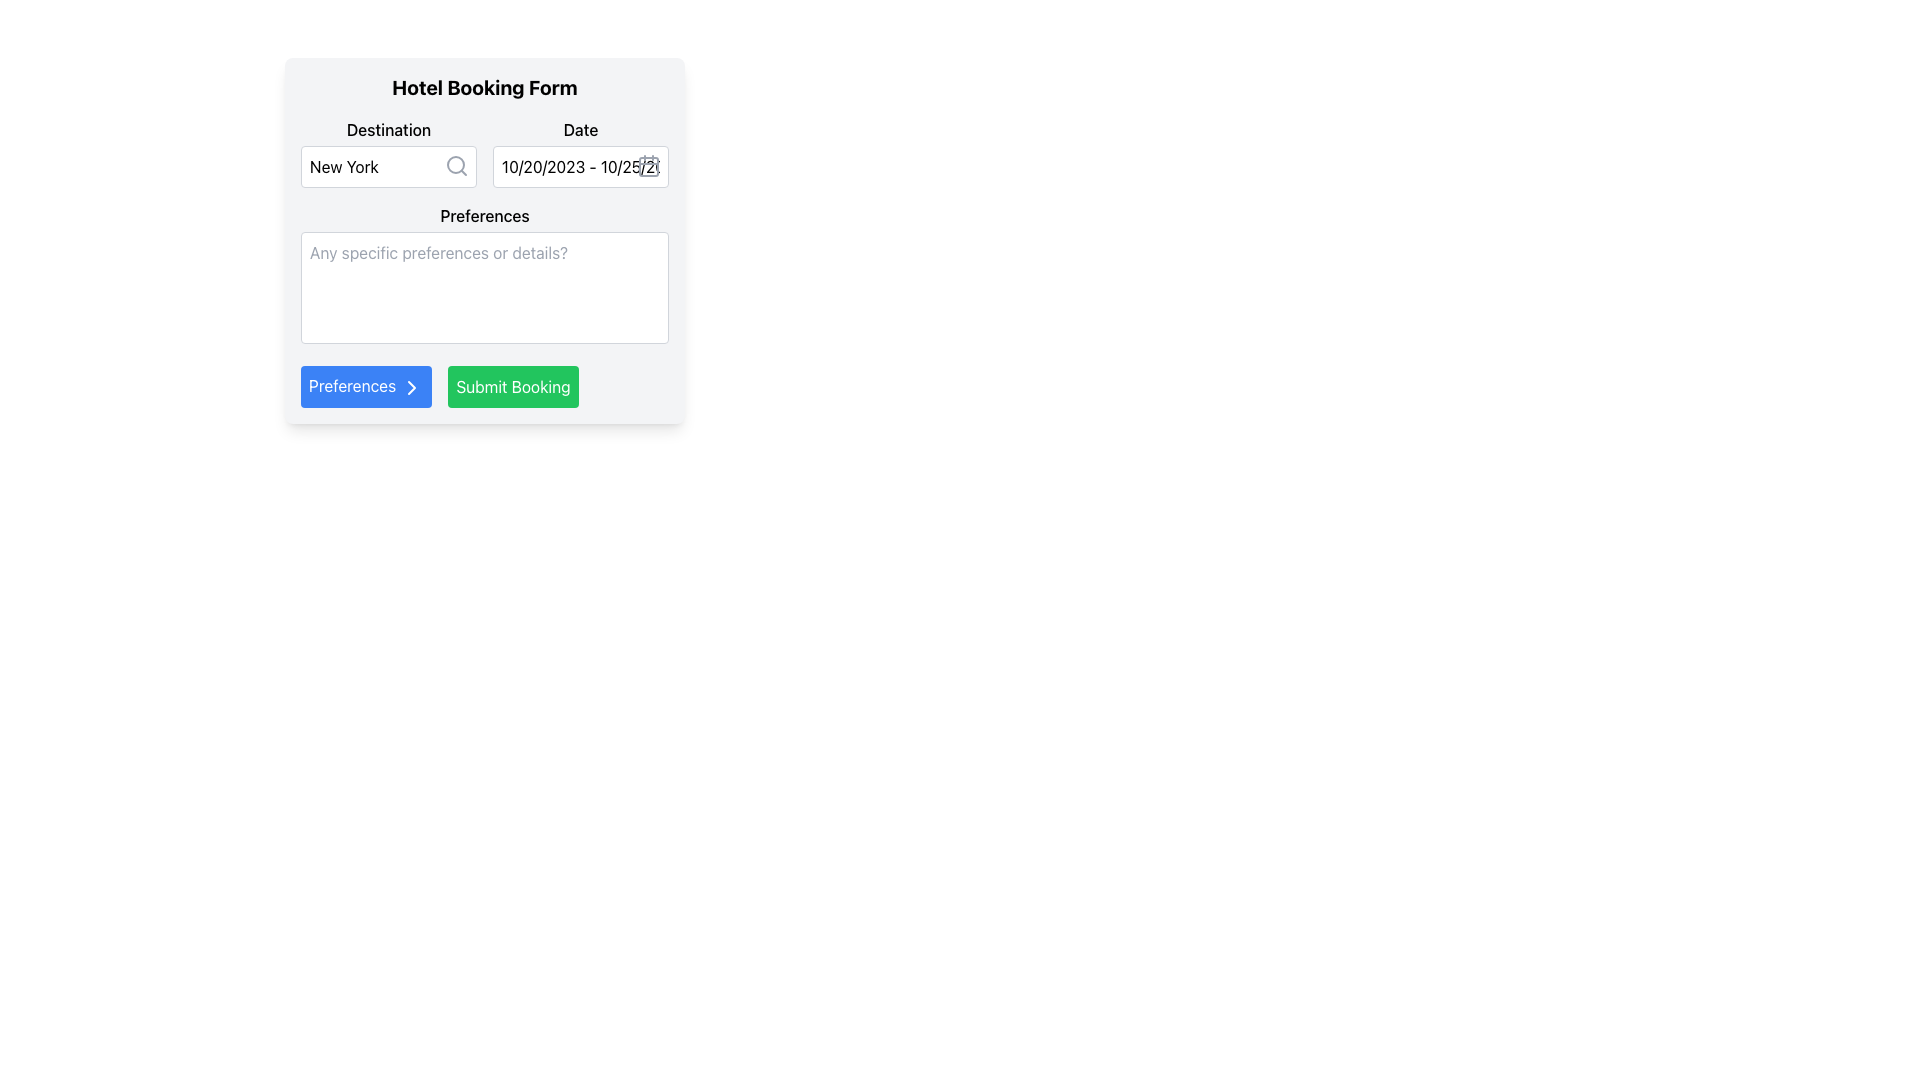  What do you see at coordinates (513, 386) in the screenshot?
I see `the 'Submit Booking' button, which is a rectangular button with a green background and white text, located centrally at the bottom of the form` at bounding box center [513, 386].